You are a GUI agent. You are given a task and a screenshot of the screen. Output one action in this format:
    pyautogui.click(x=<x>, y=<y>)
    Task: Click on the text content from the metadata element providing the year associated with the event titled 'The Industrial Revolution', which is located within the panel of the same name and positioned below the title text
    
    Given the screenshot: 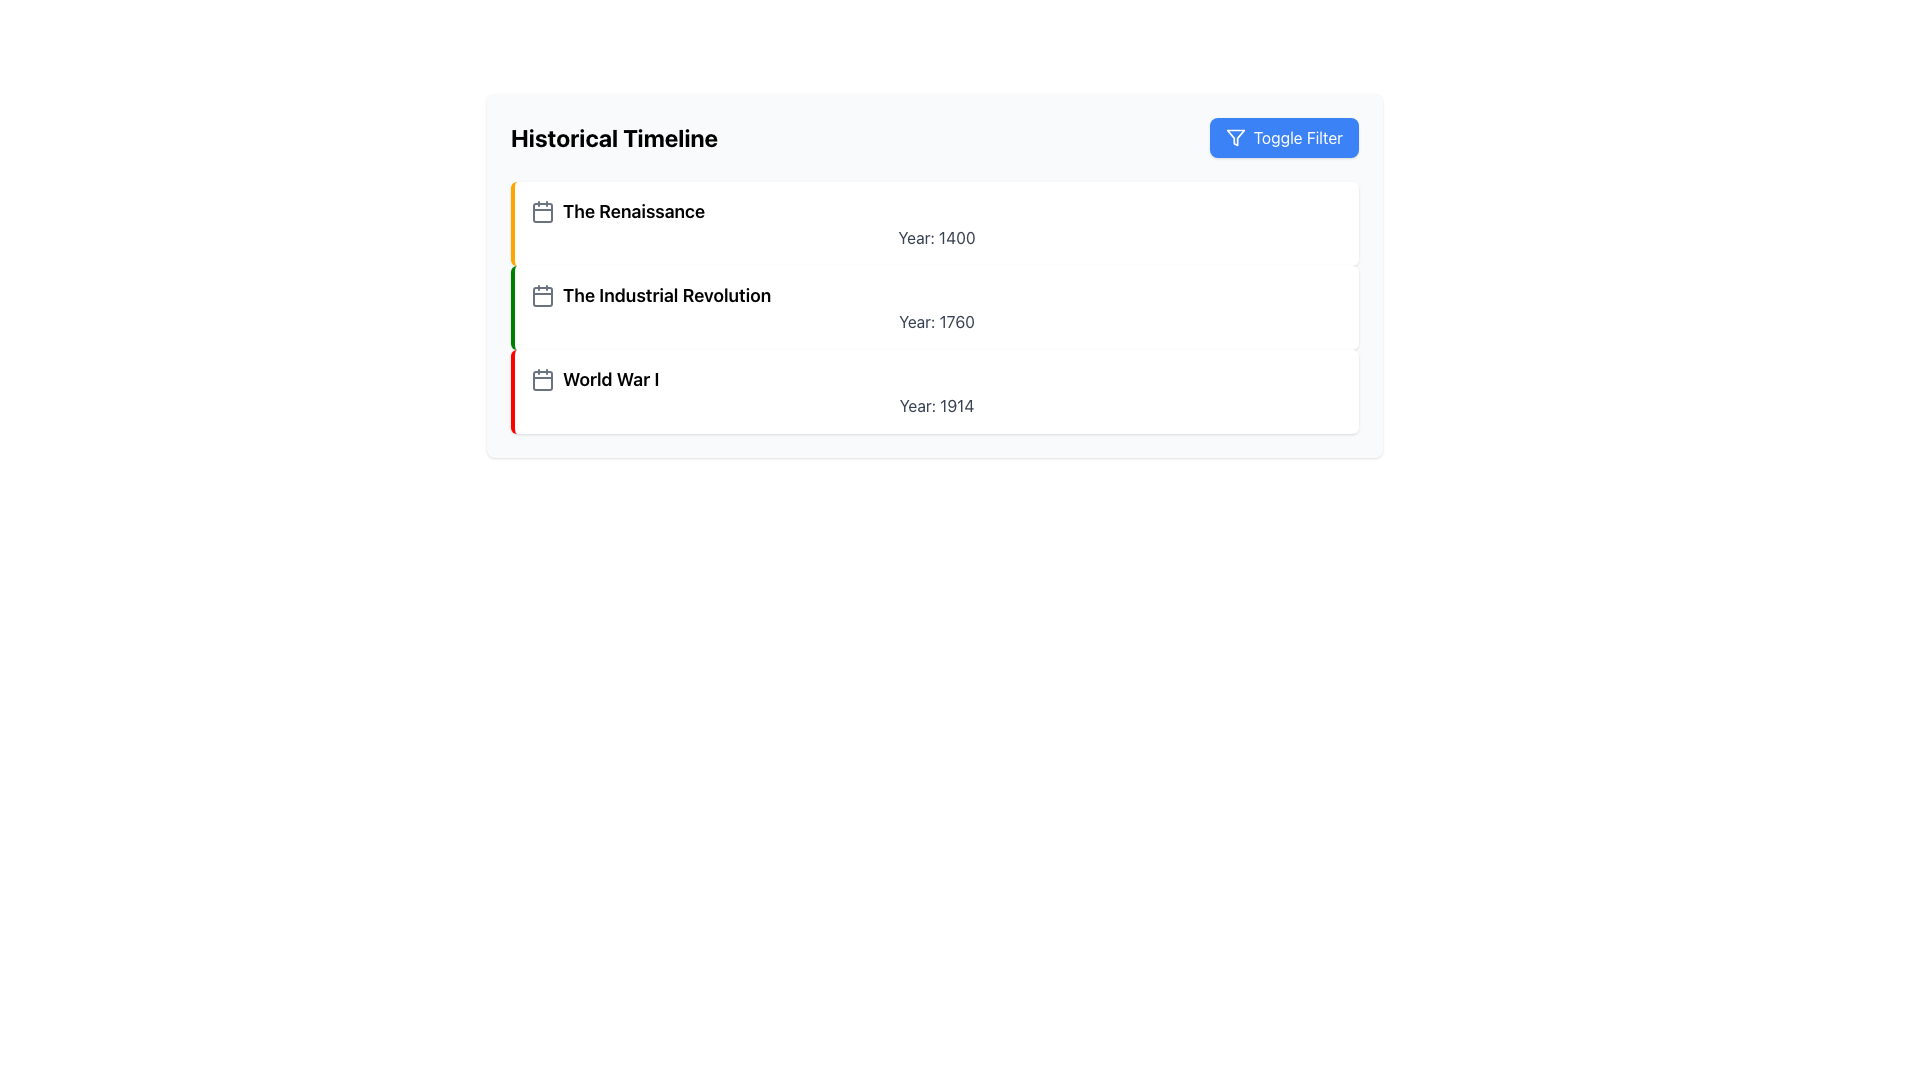 What is the action you would take?
    pyautogui.click(x=935, y=320)
    